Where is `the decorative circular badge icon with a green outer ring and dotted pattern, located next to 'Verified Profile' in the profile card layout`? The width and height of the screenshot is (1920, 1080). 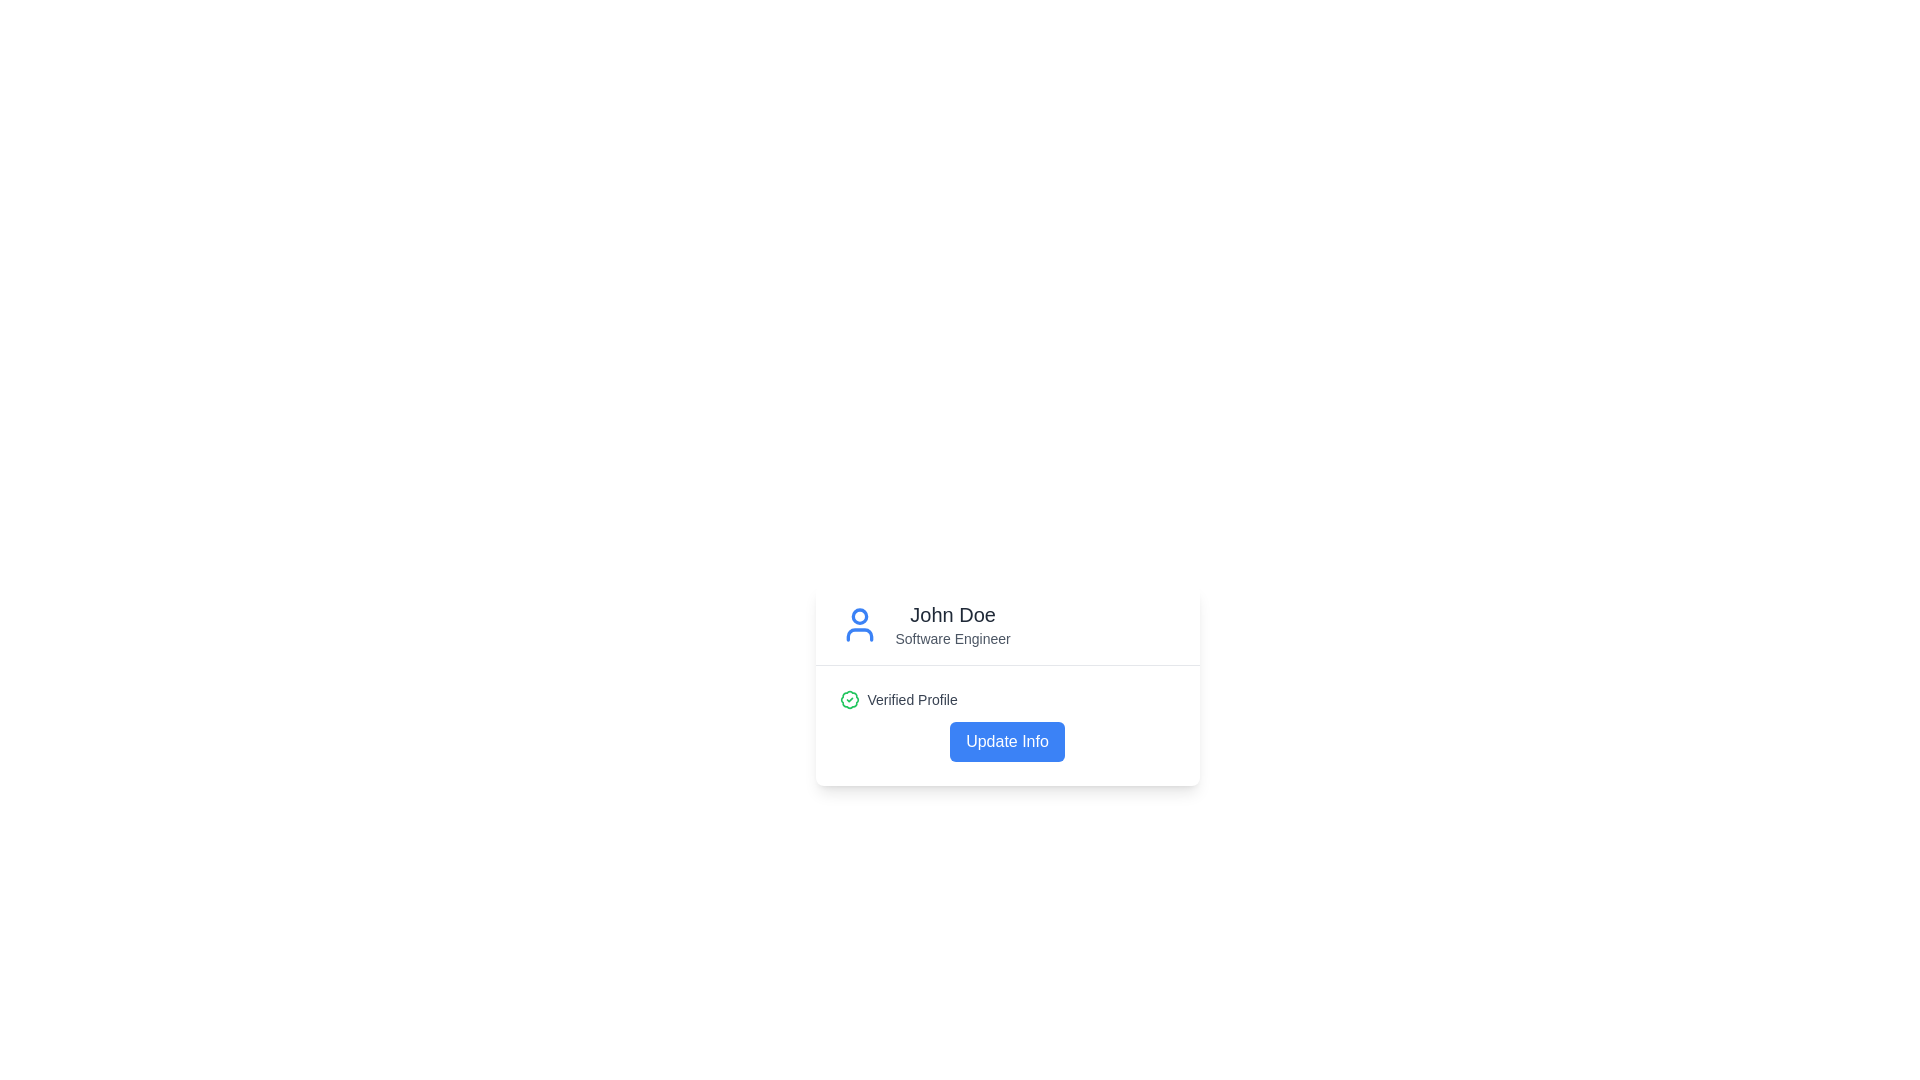 the decorative circular badge icon with a green outer ring and dotted pattern, located next to 'Verified Profile' in the profile card layout is located at coordinates (849, 698).